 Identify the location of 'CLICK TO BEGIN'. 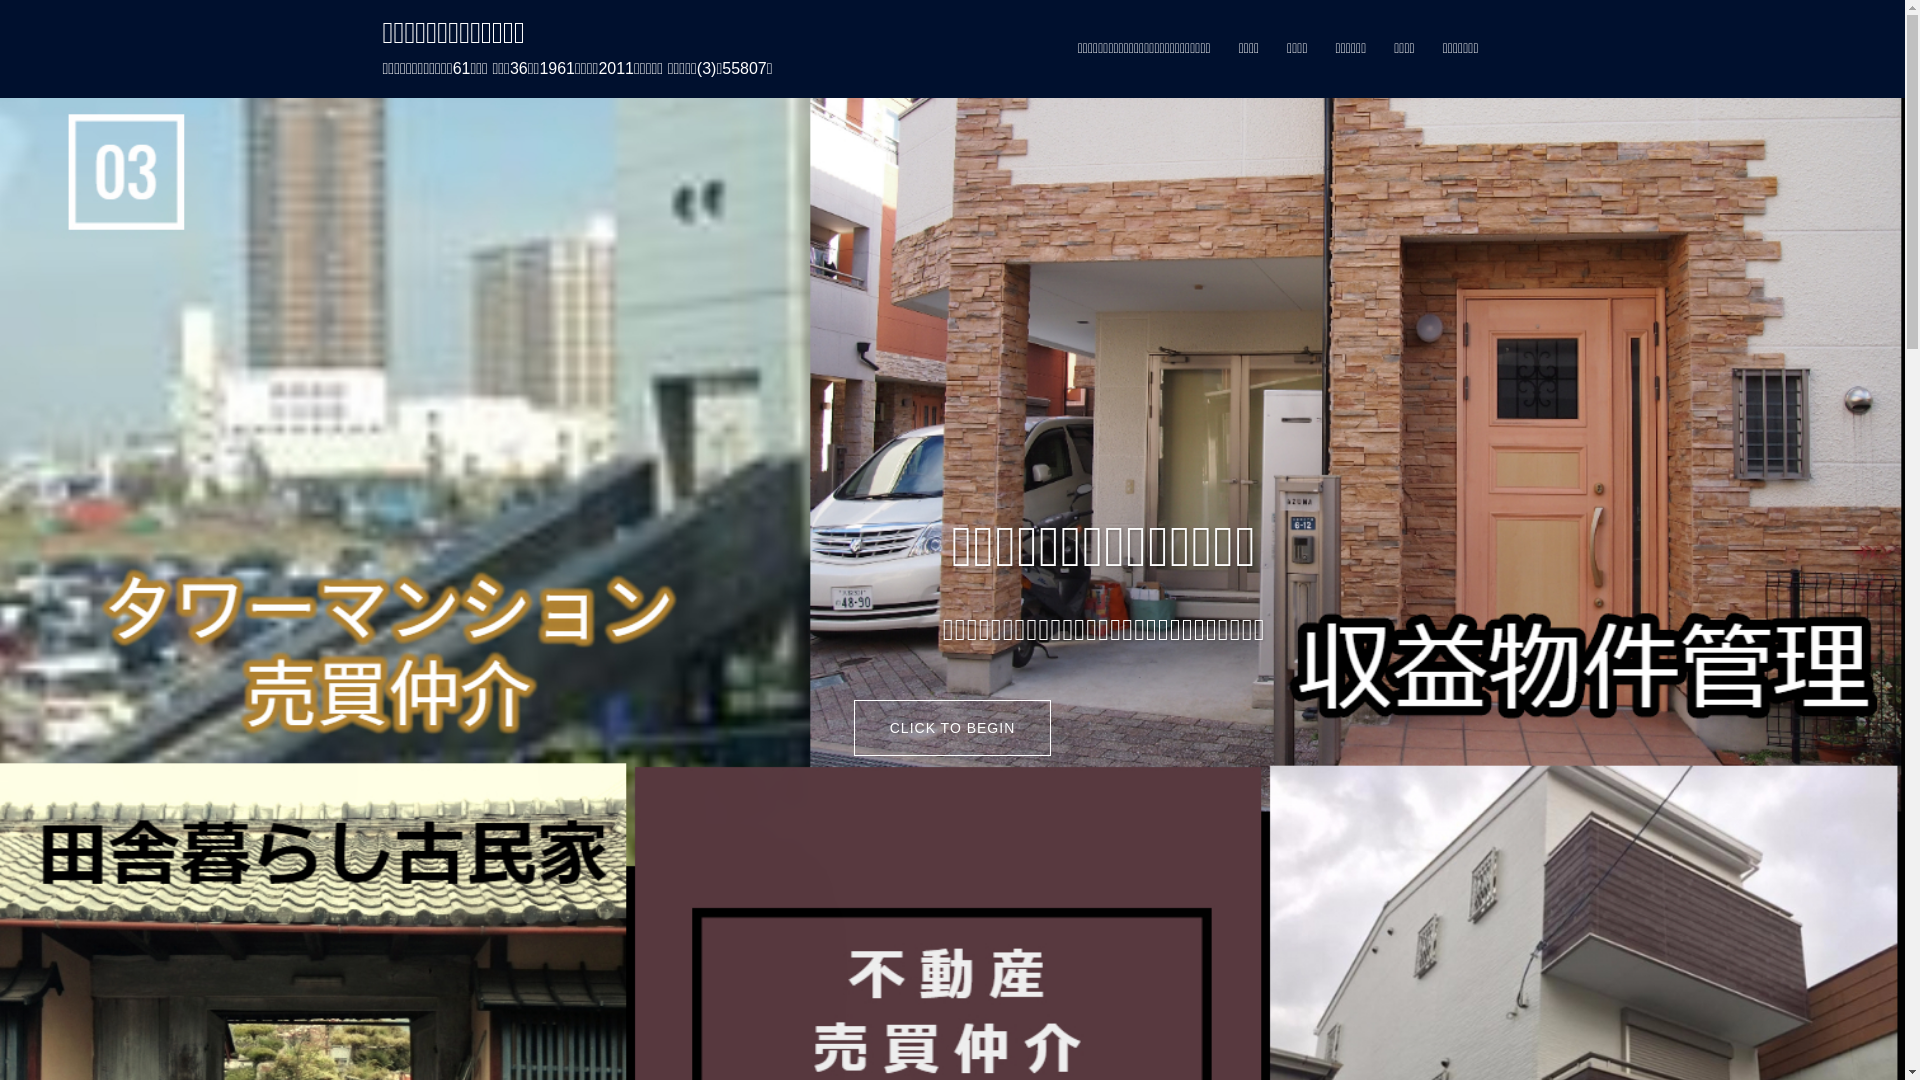
(952, 728).